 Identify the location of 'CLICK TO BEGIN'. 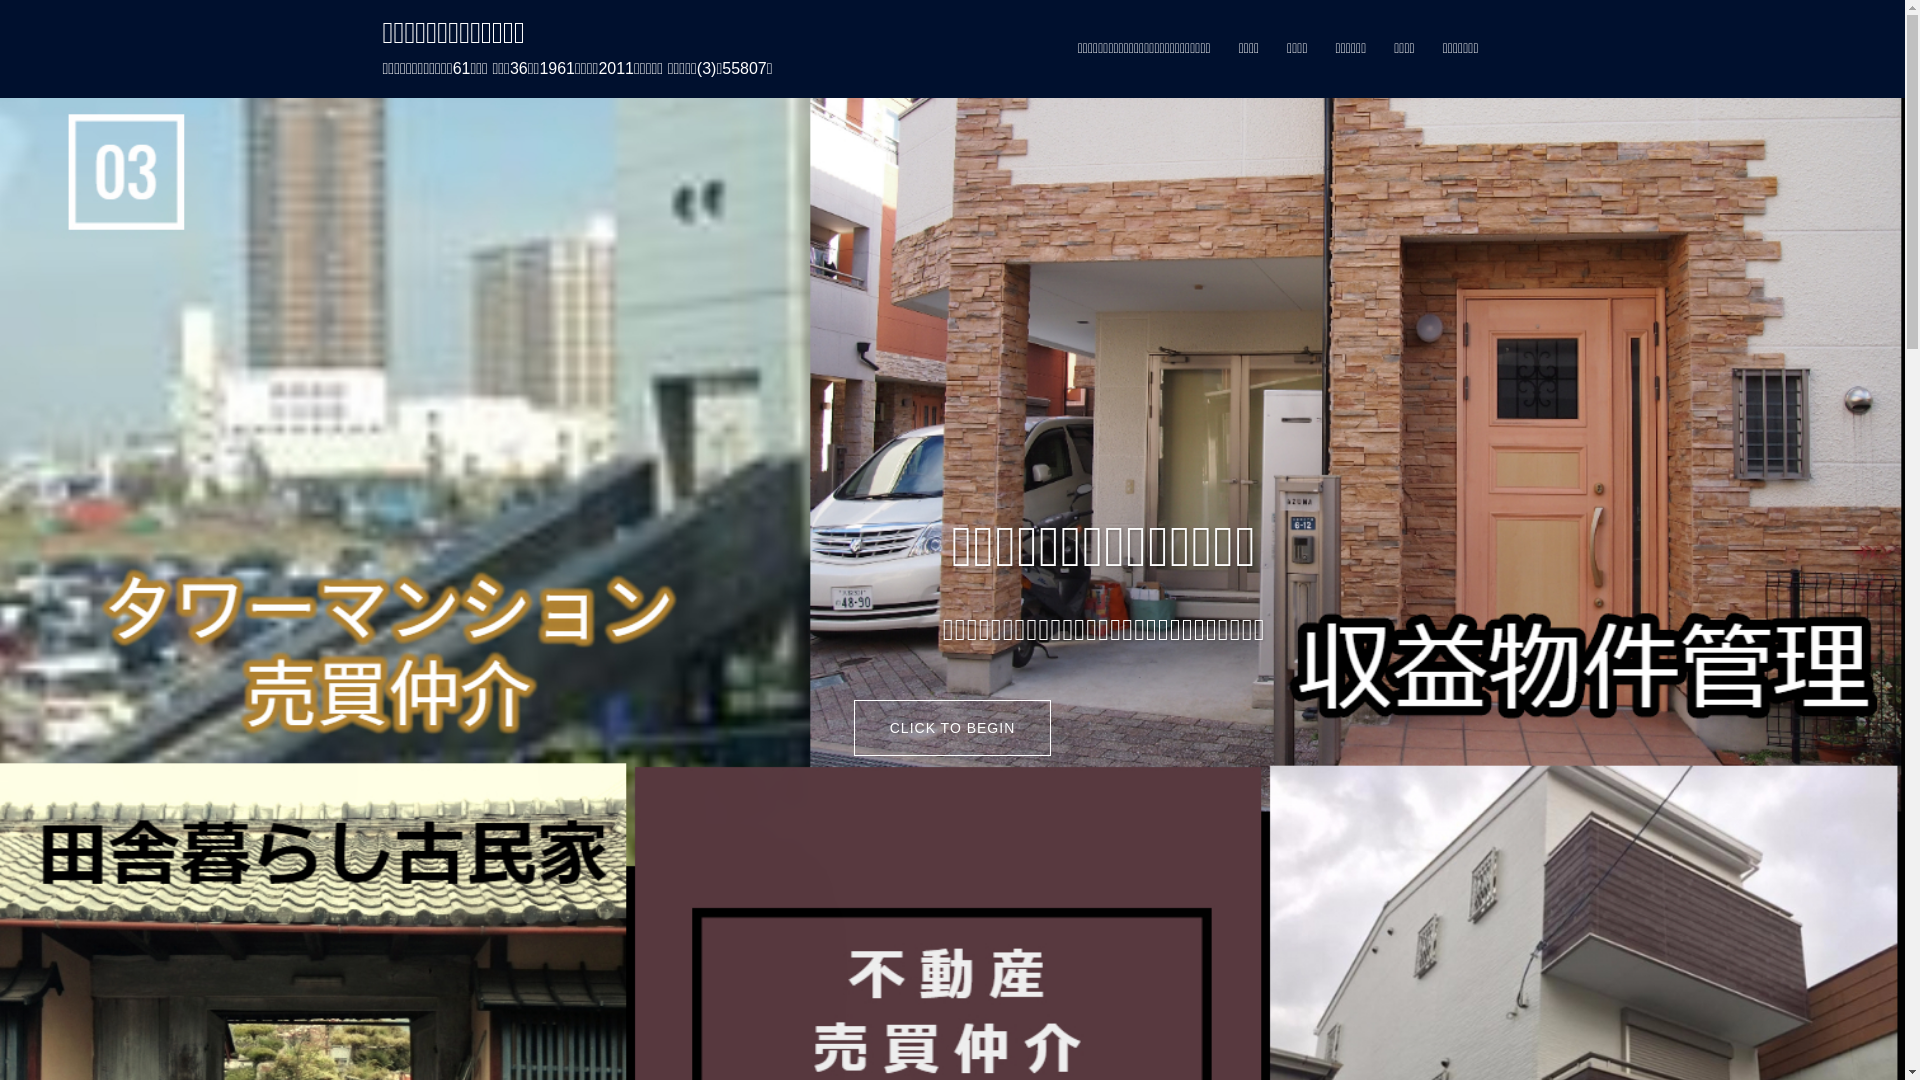
(952, 728).